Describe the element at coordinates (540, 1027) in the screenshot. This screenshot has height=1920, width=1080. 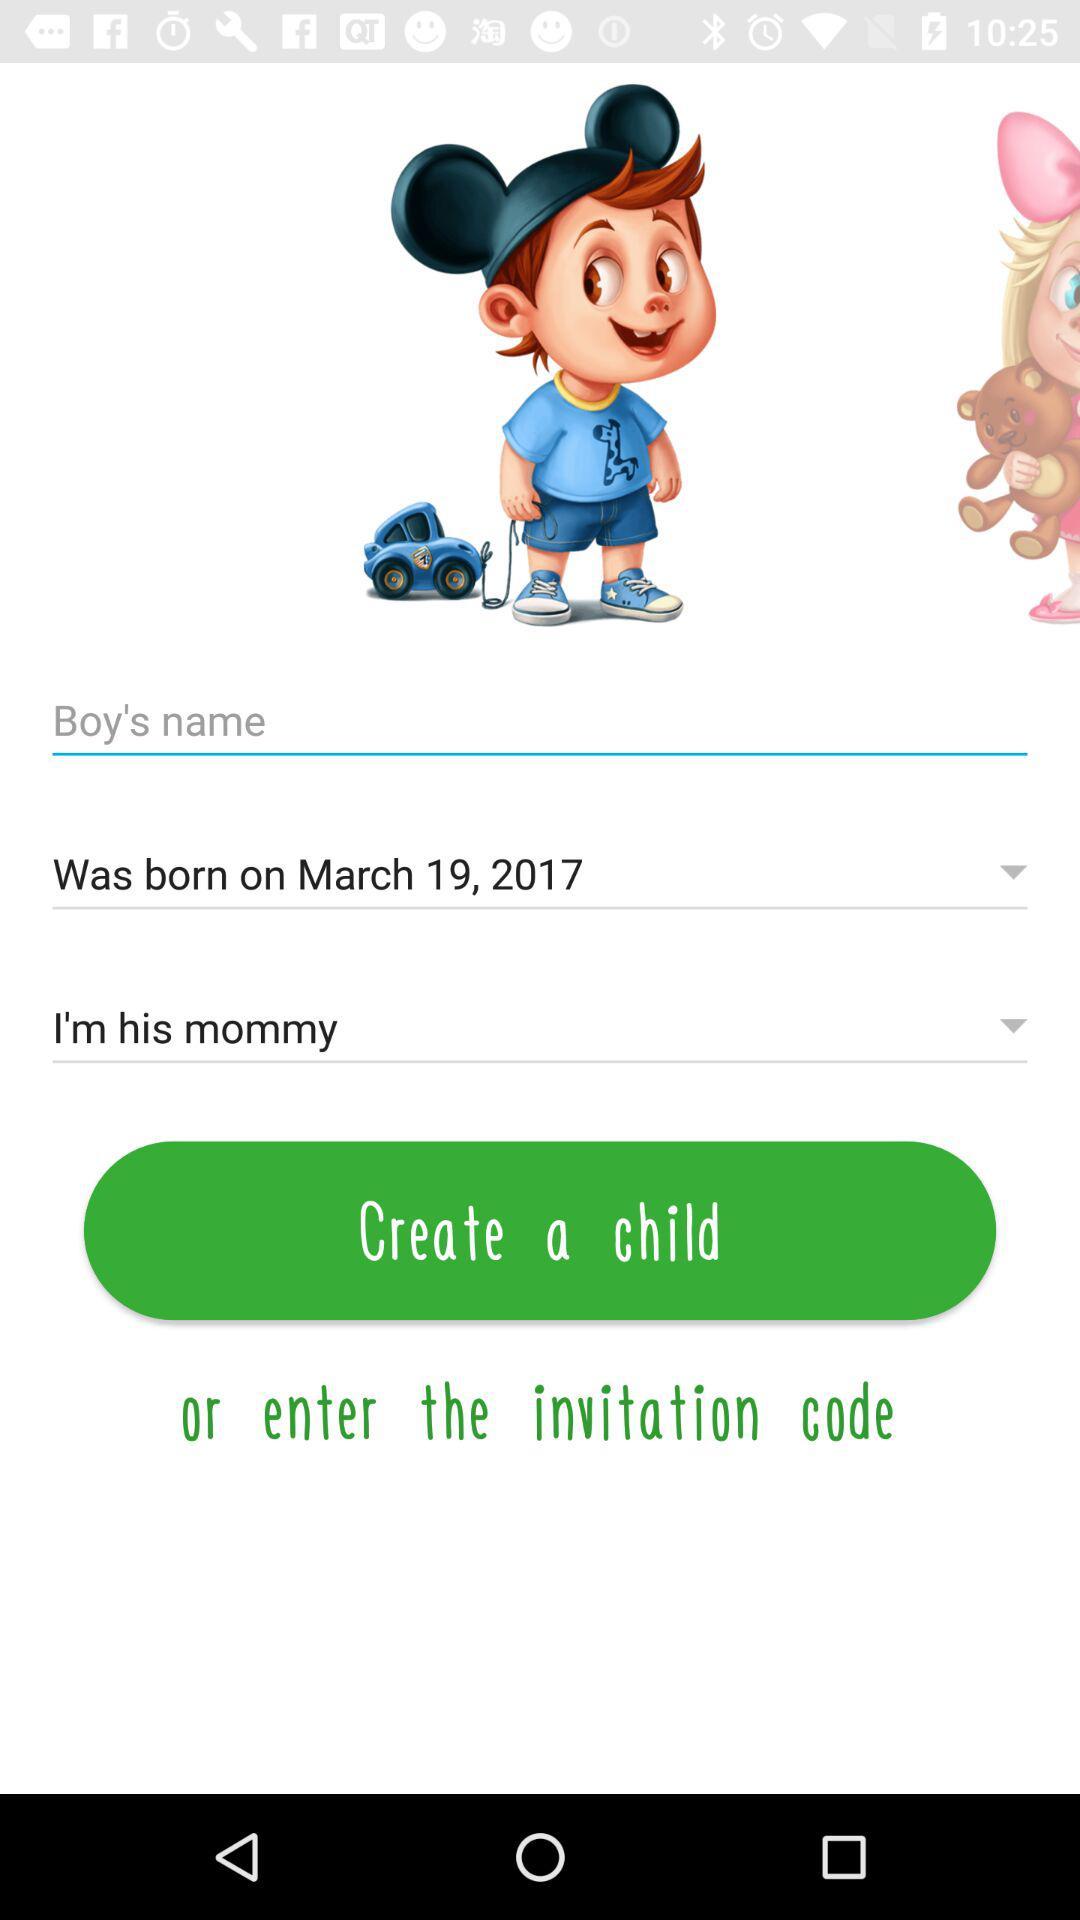
I see `the item below the was born on icon` at that location.